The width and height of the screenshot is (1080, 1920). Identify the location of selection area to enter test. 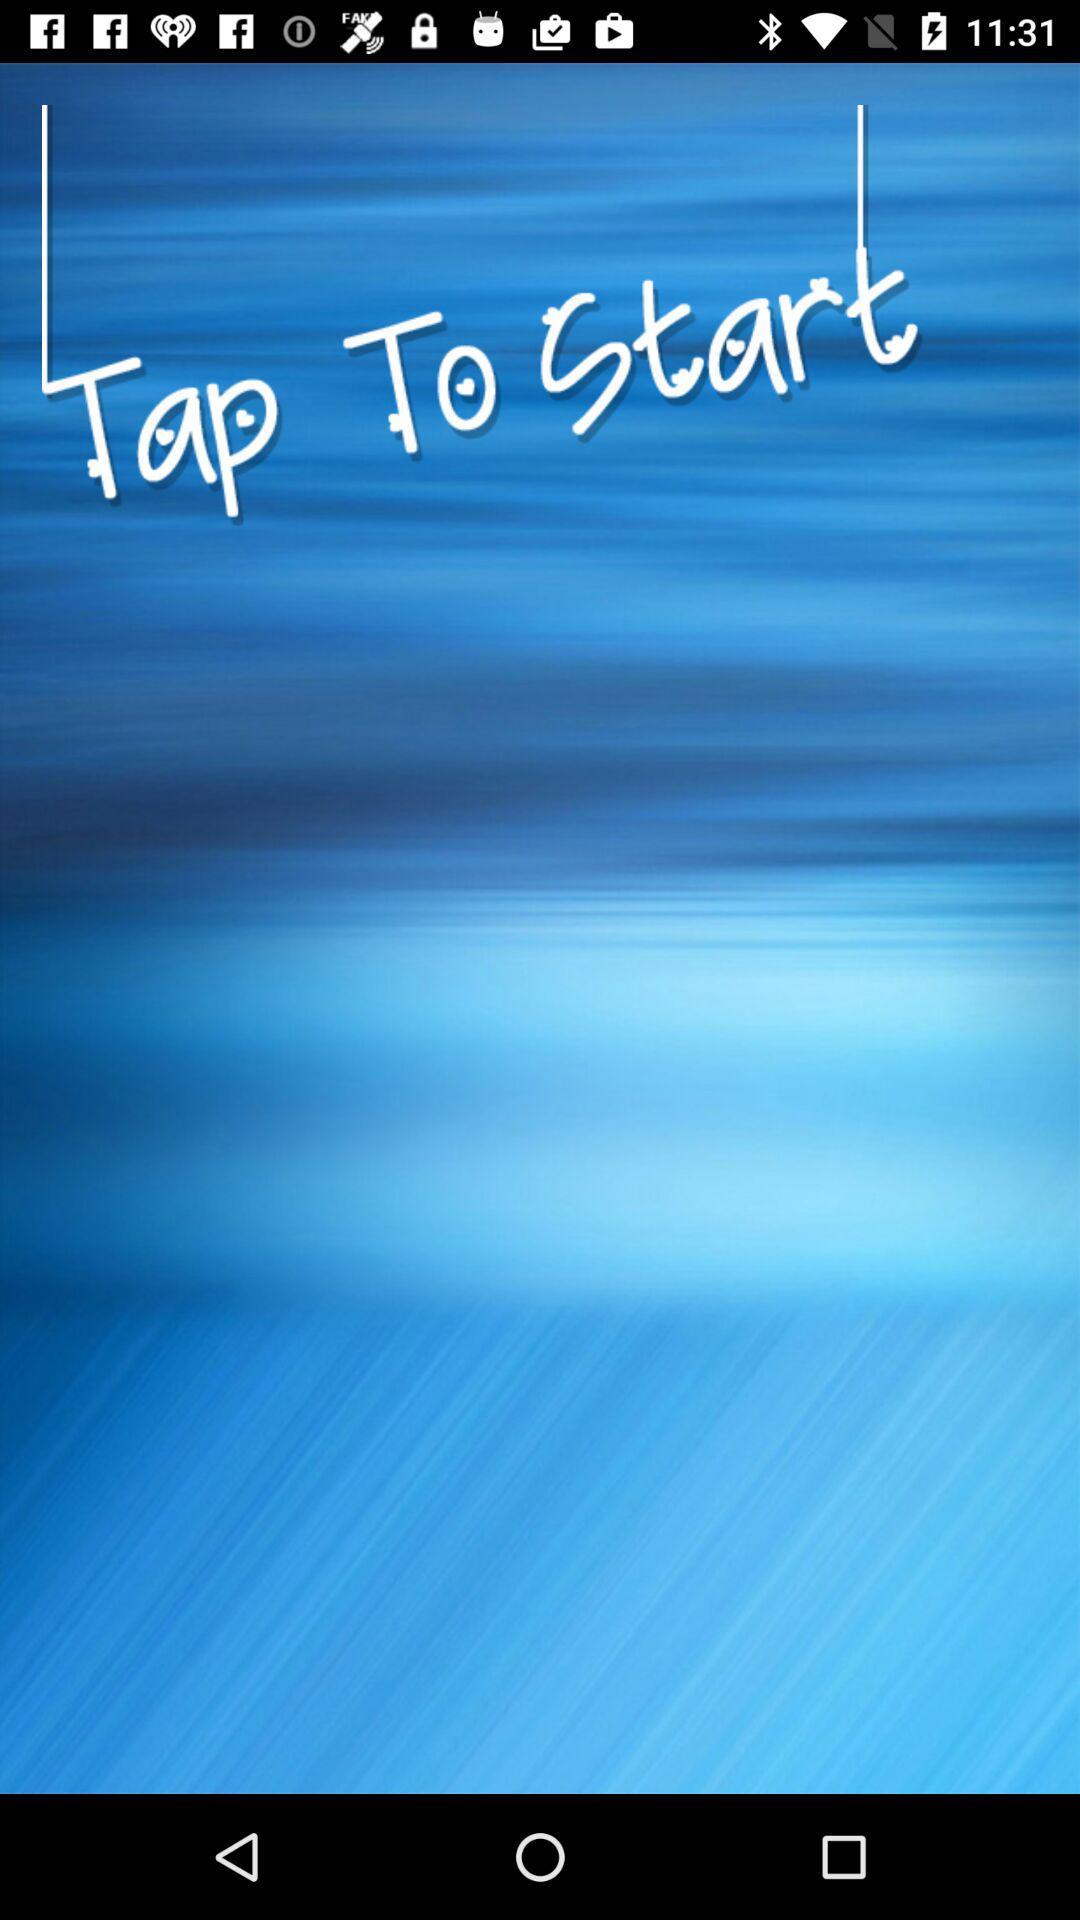
(482, 613).